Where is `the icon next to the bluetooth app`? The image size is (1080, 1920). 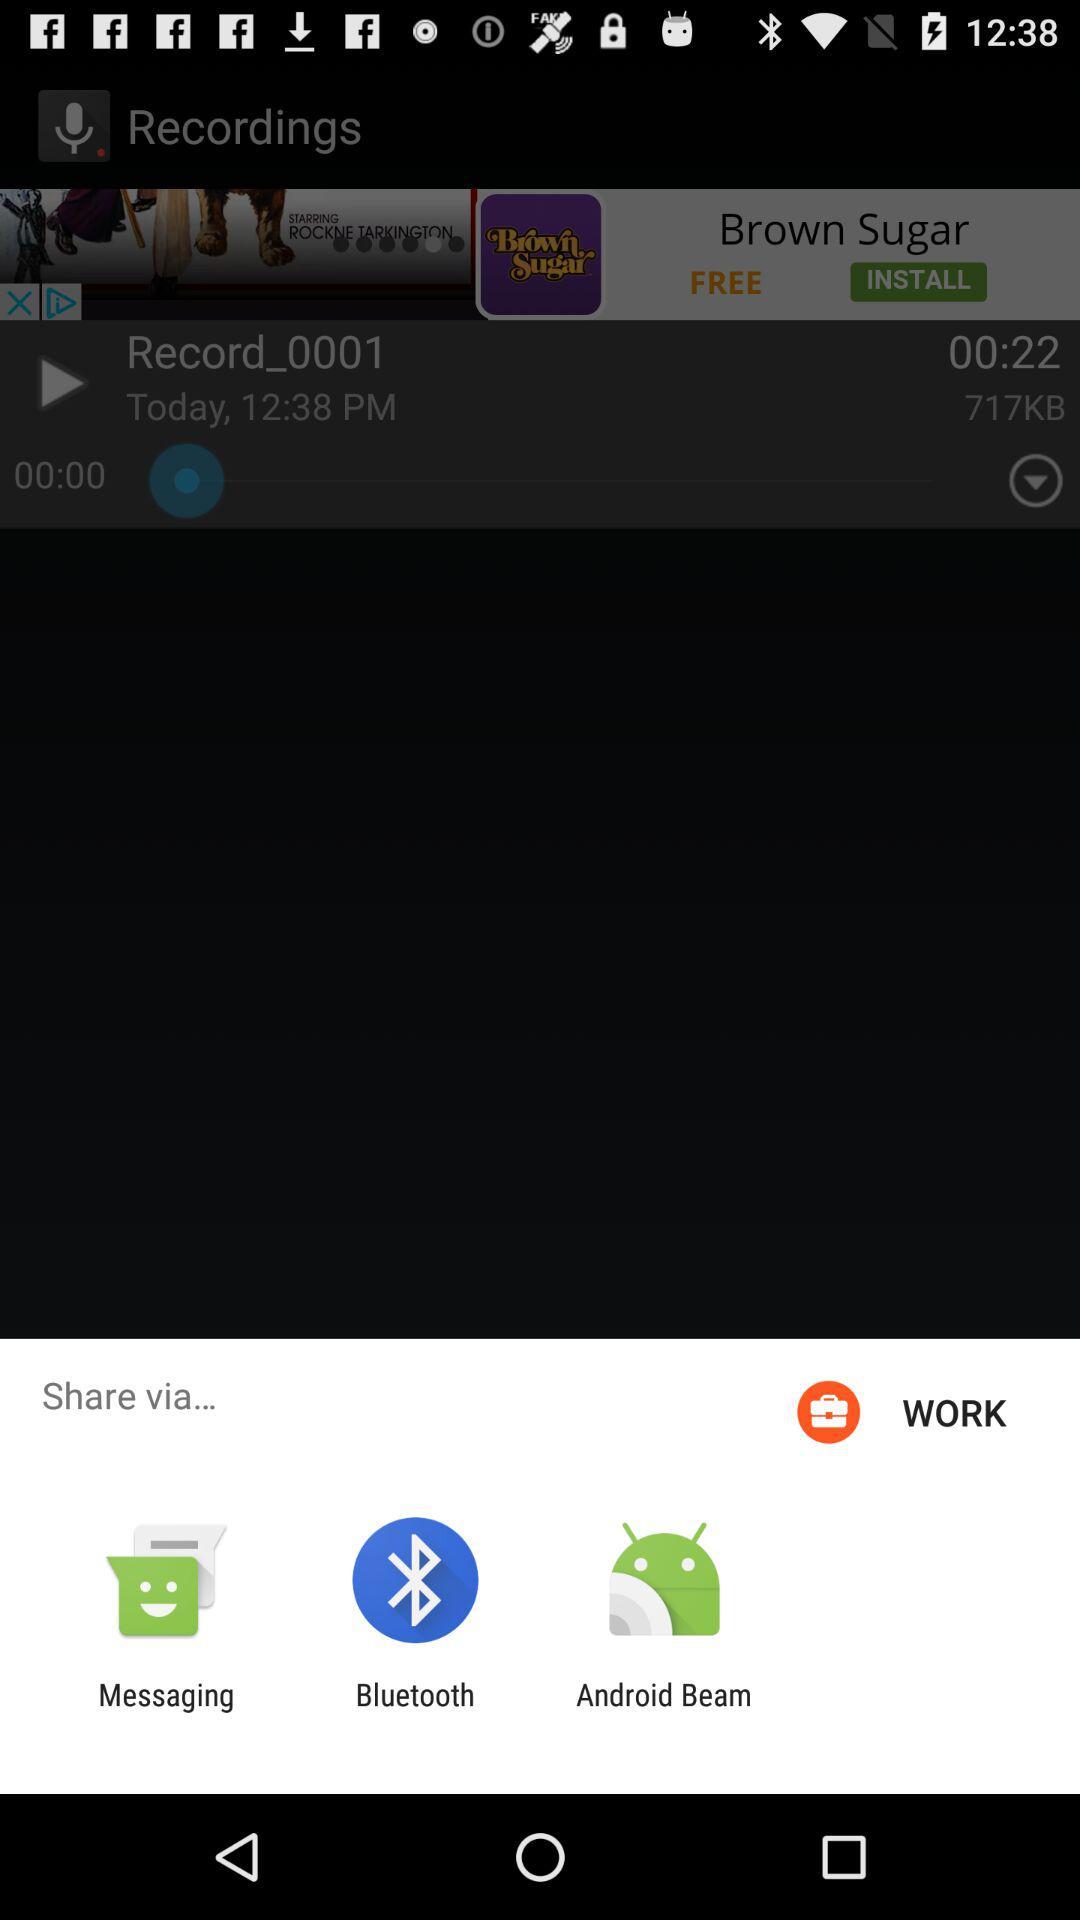
the icon next to the bluetooth app is located at coordinates (664, 1711).